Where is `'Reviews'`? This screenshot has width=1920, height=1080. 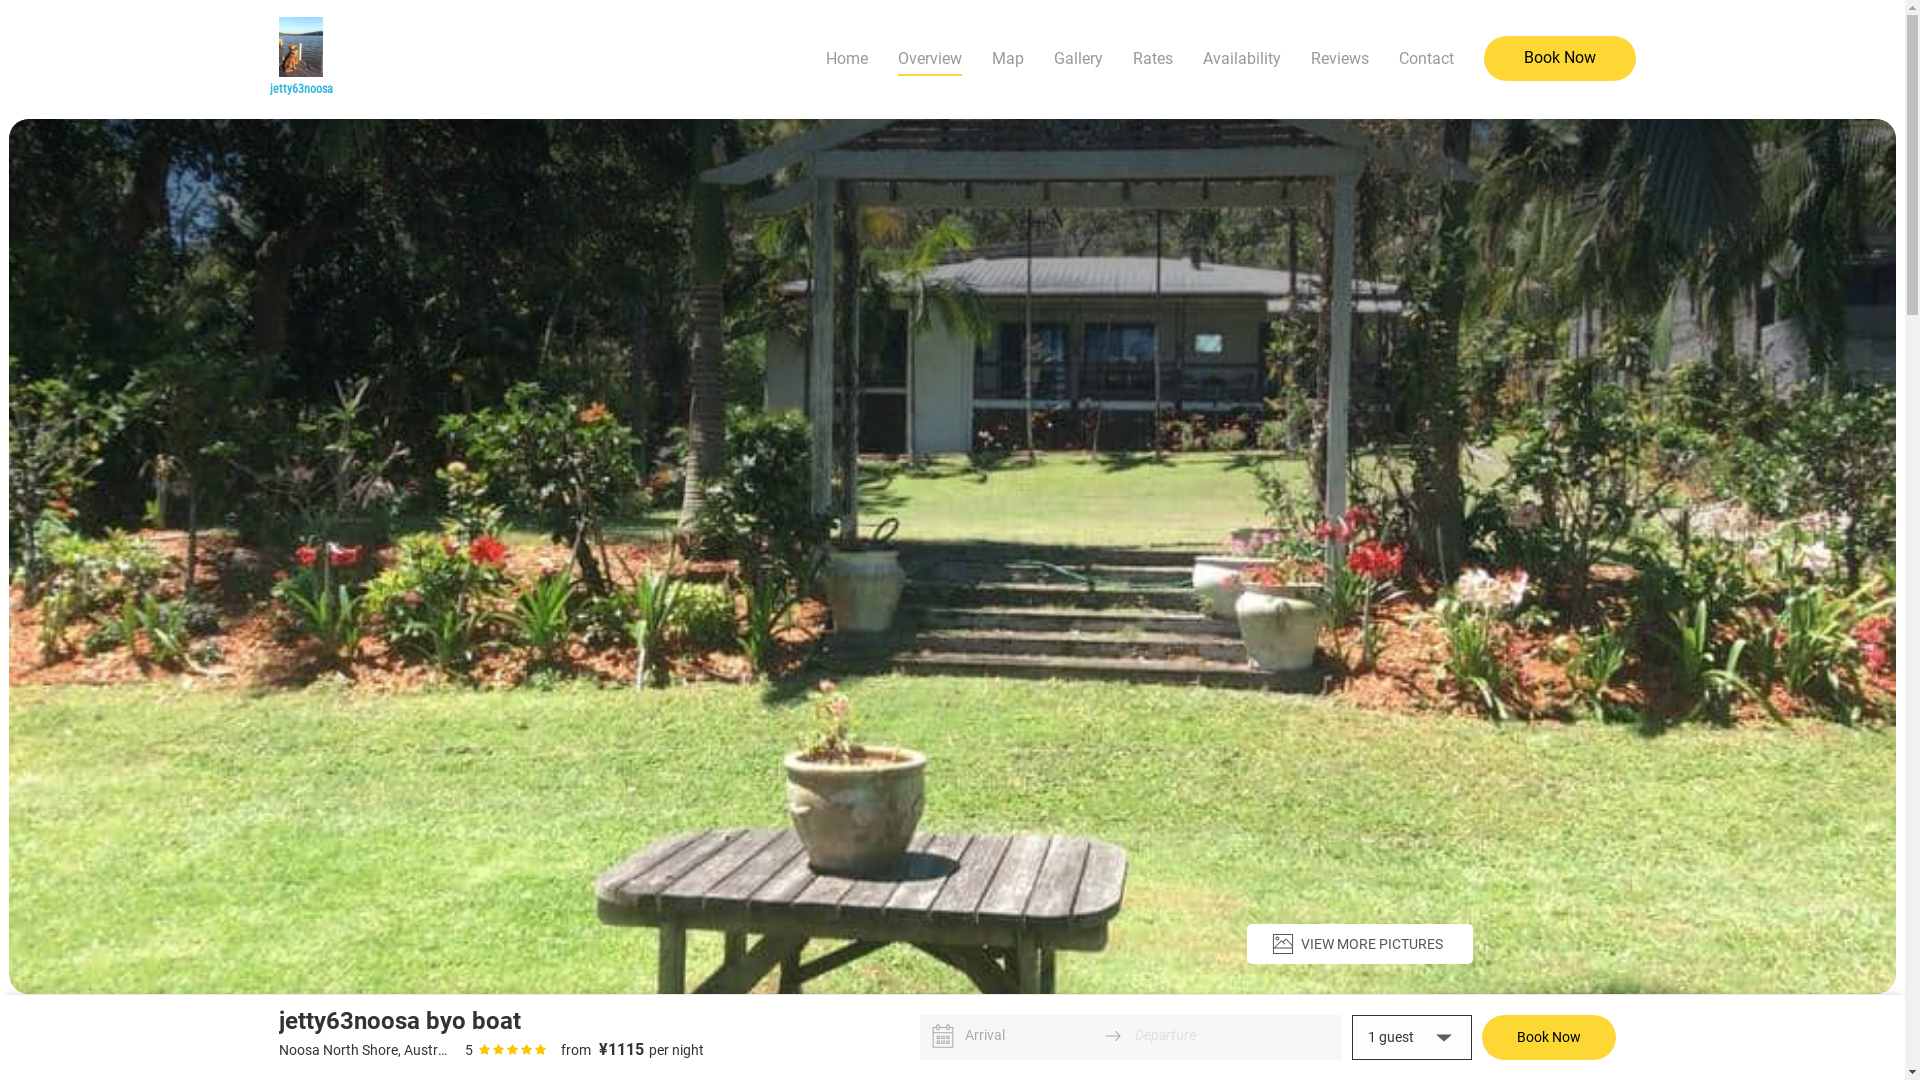
'Reviews' is located at coordinates (1339, 57).